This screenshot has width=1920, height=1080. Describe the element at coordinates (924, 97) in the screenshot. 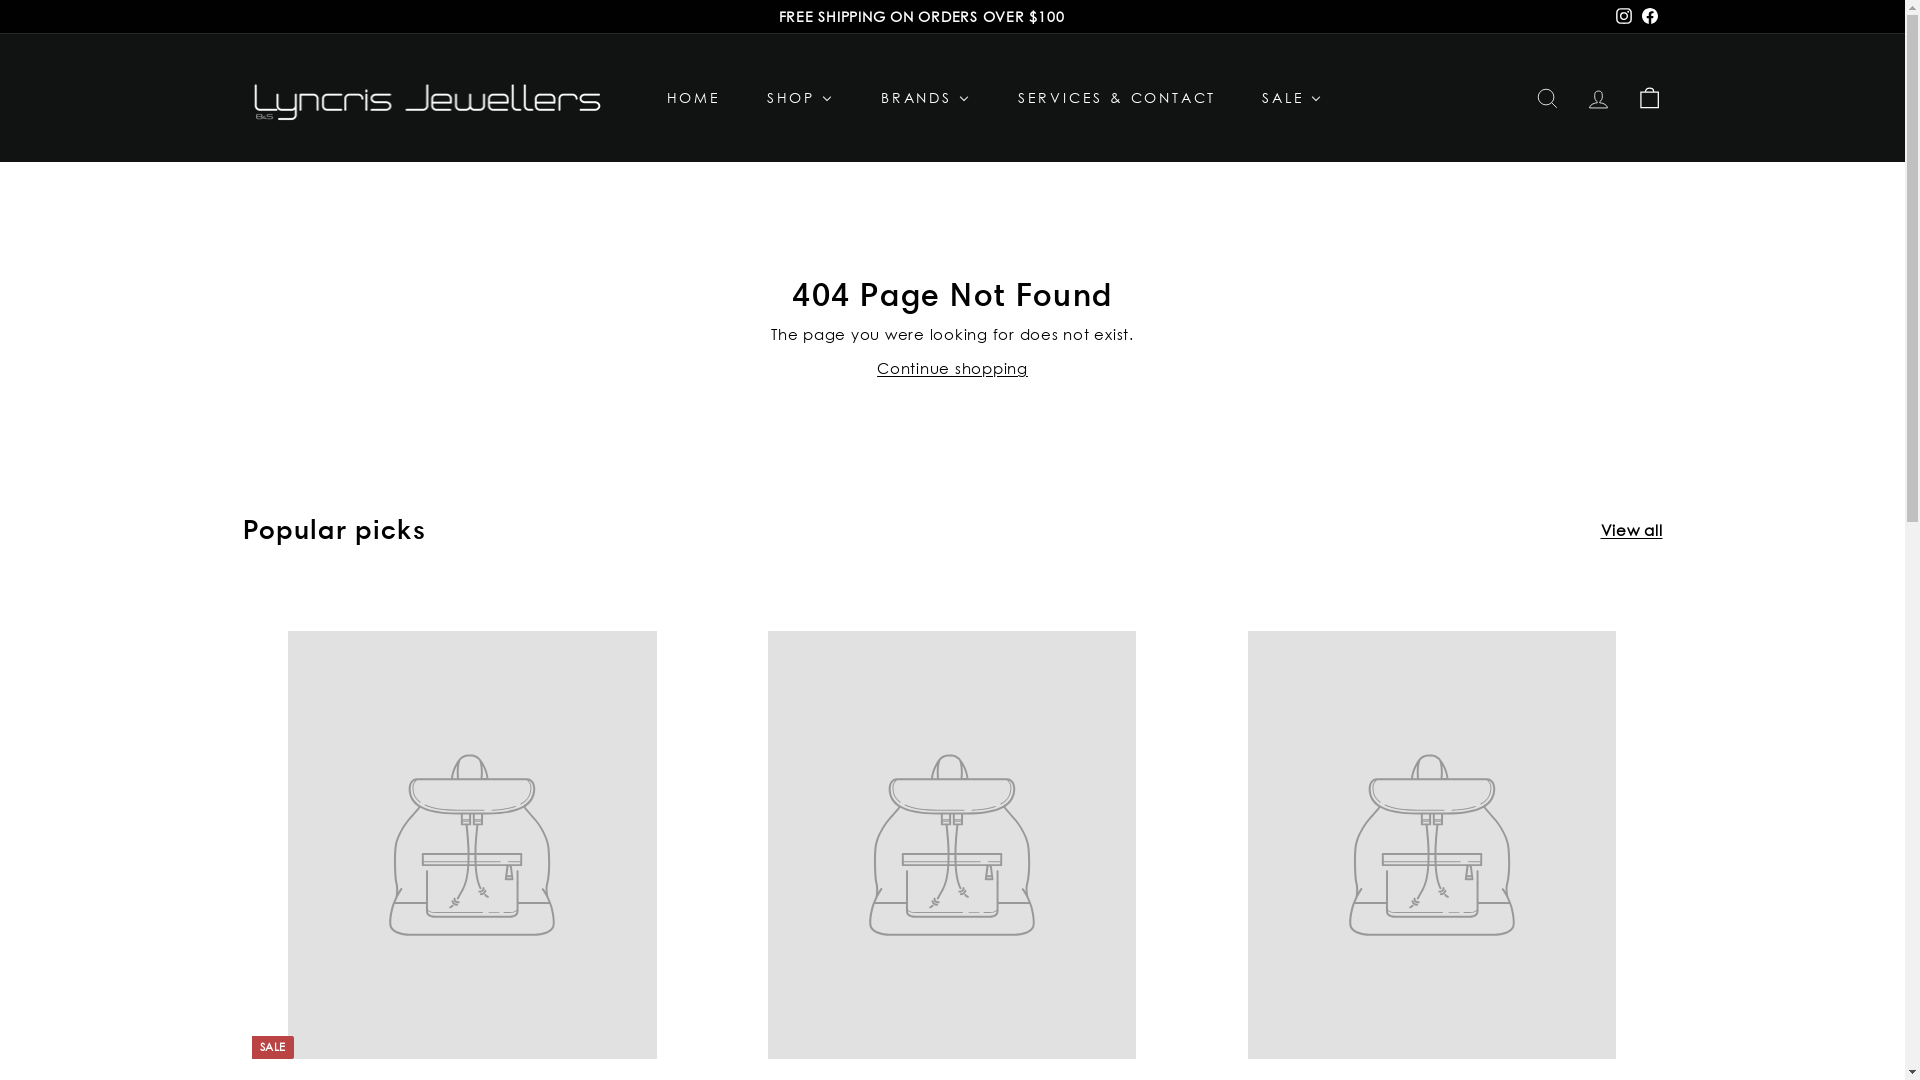

I see `'BRANDS'` at that location.